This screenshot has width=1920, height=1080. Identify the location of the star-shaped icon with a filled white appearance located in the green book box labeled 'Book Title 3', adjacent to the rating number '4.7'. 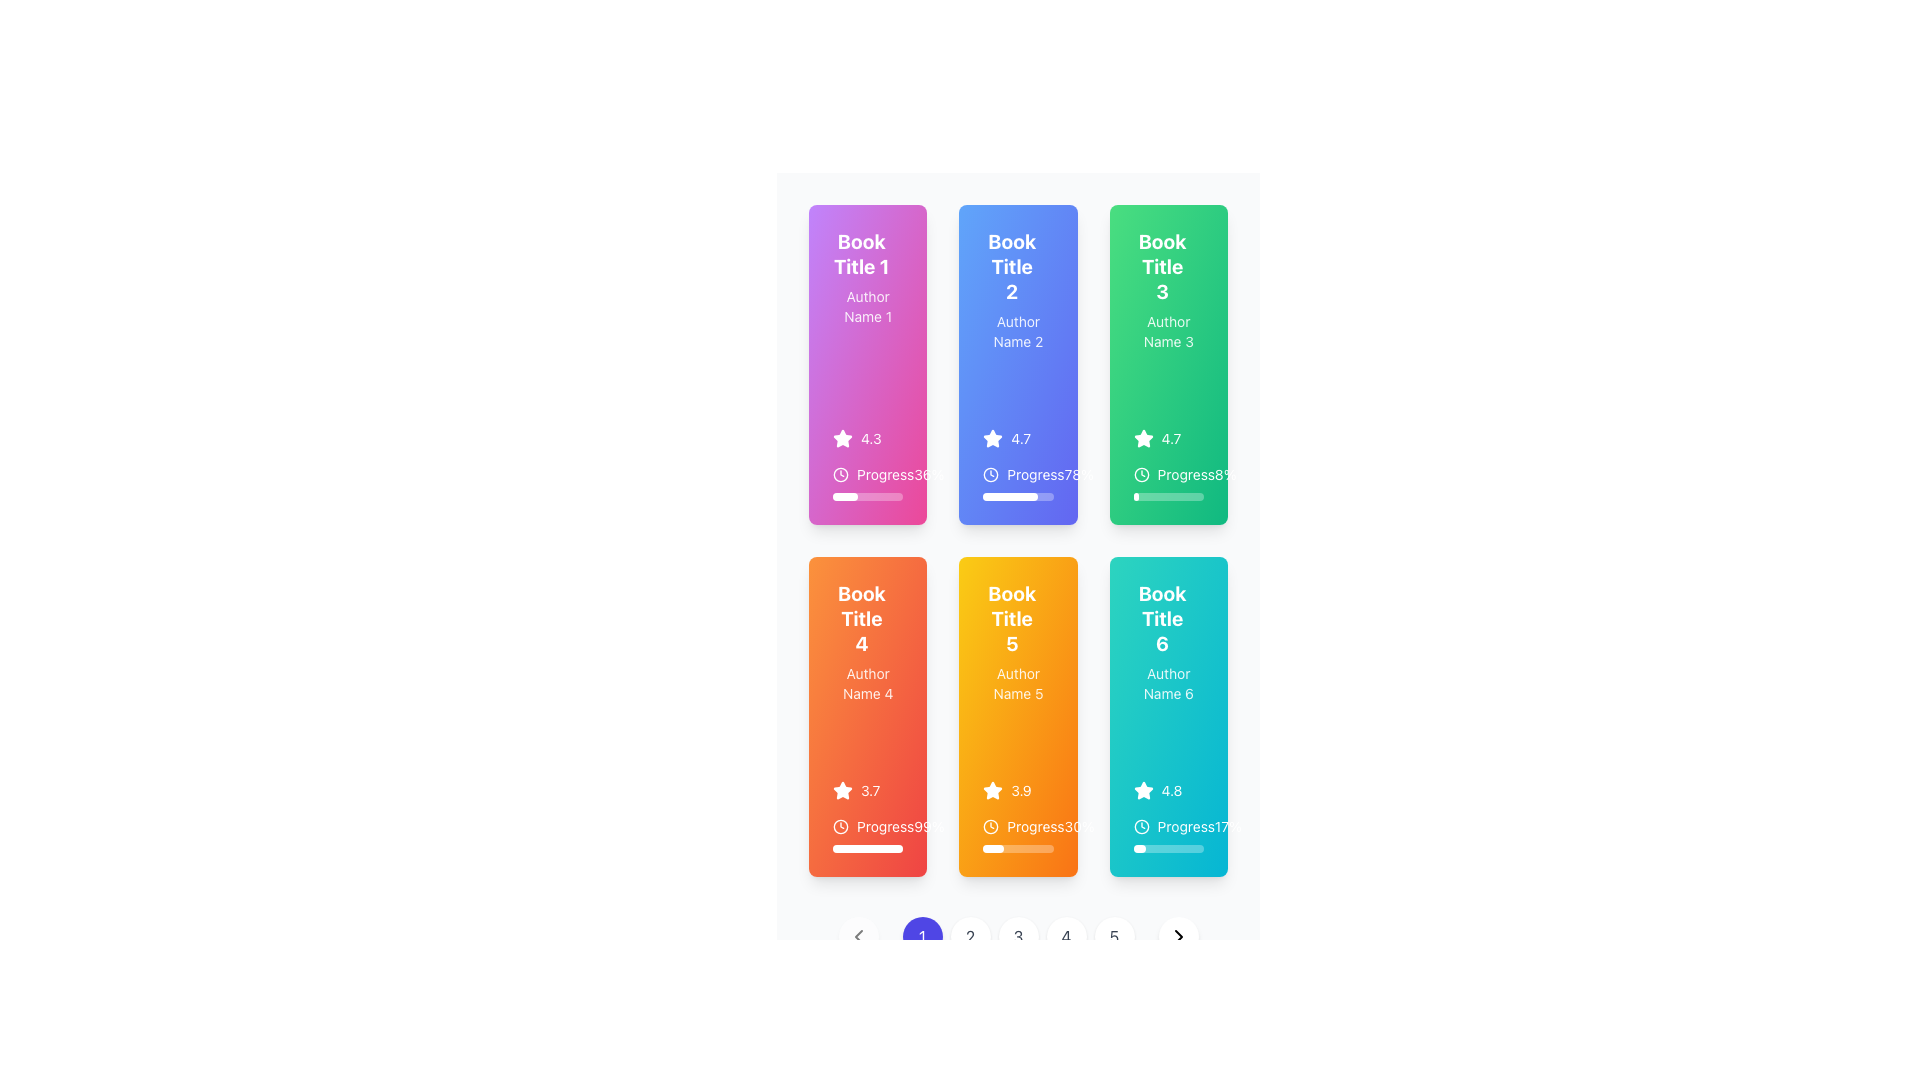
(1143, 437).